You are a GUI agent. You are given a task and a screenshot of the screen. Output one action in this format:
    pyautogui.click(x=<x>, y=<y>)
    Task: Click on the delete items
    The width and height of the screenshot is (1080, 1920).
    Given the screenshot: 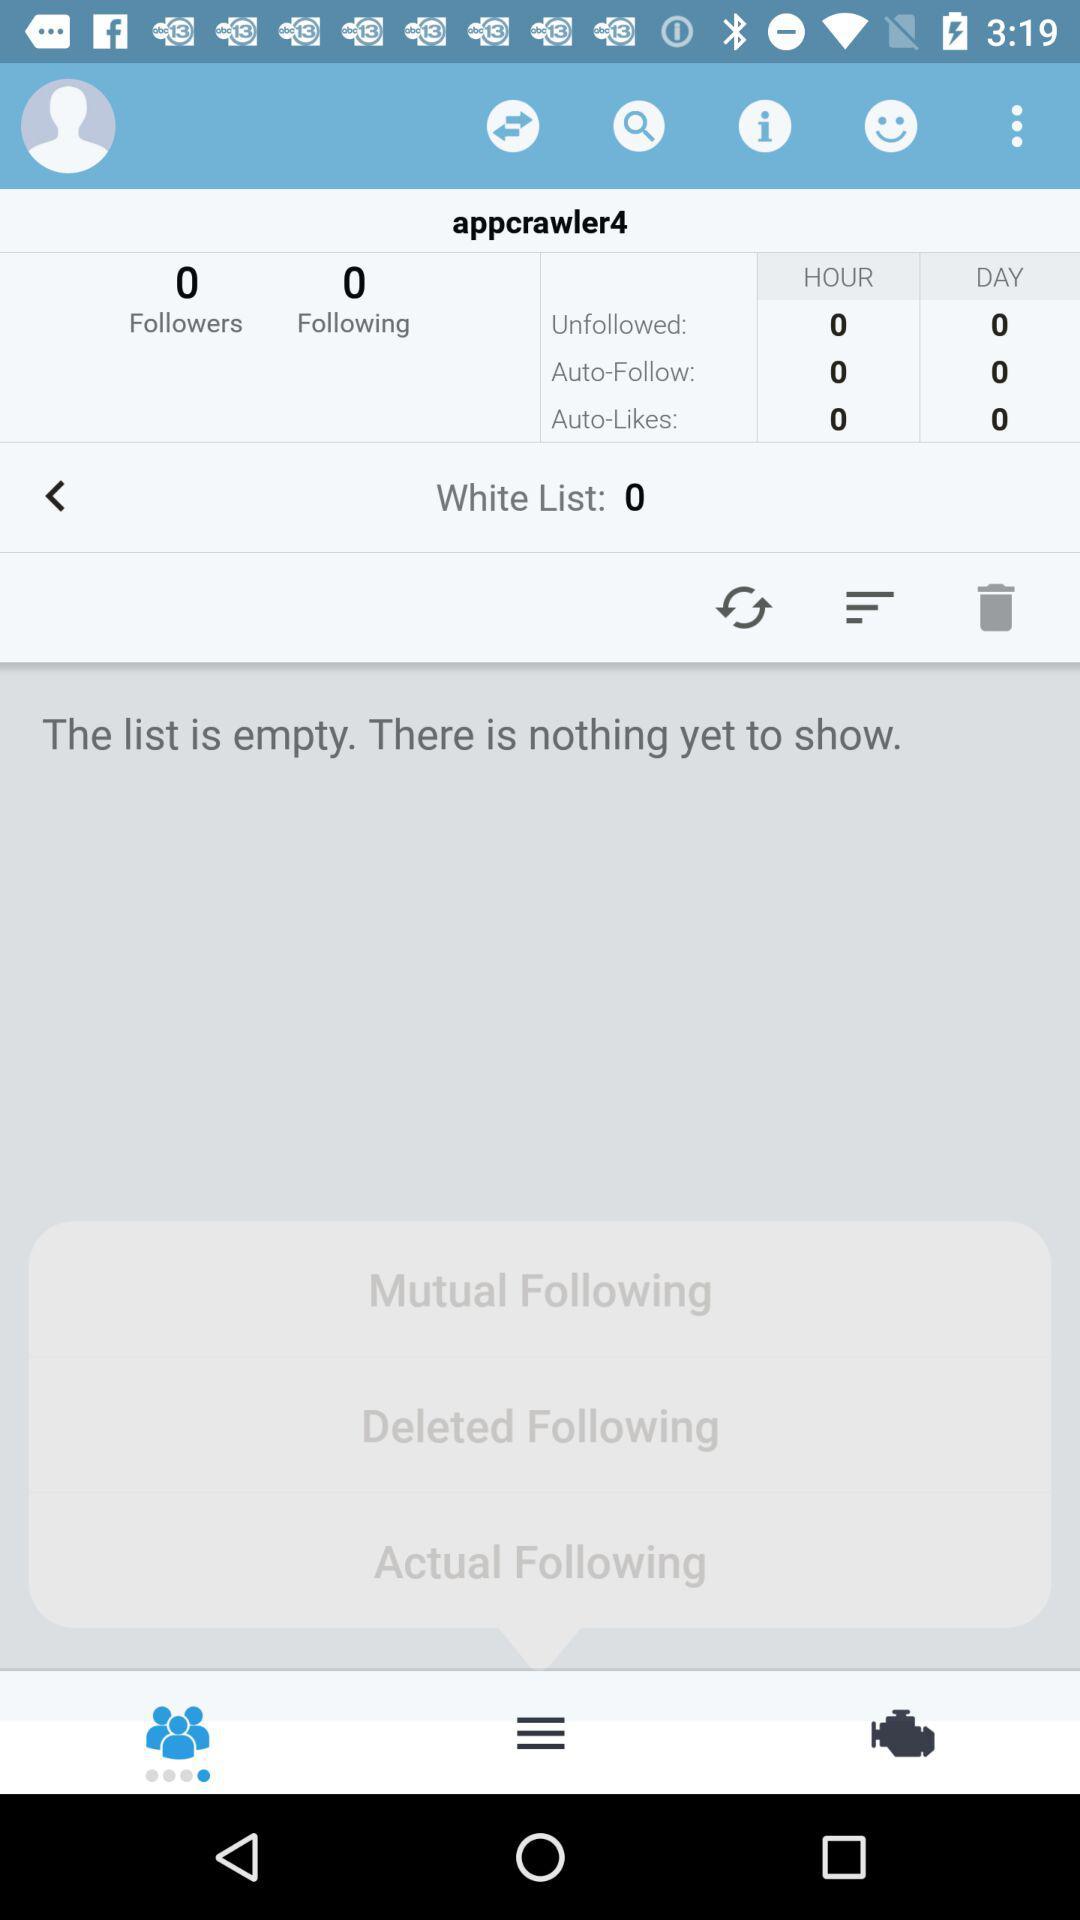 What is the action you would take?
    pyautogui.click(x=995, y=606)
    